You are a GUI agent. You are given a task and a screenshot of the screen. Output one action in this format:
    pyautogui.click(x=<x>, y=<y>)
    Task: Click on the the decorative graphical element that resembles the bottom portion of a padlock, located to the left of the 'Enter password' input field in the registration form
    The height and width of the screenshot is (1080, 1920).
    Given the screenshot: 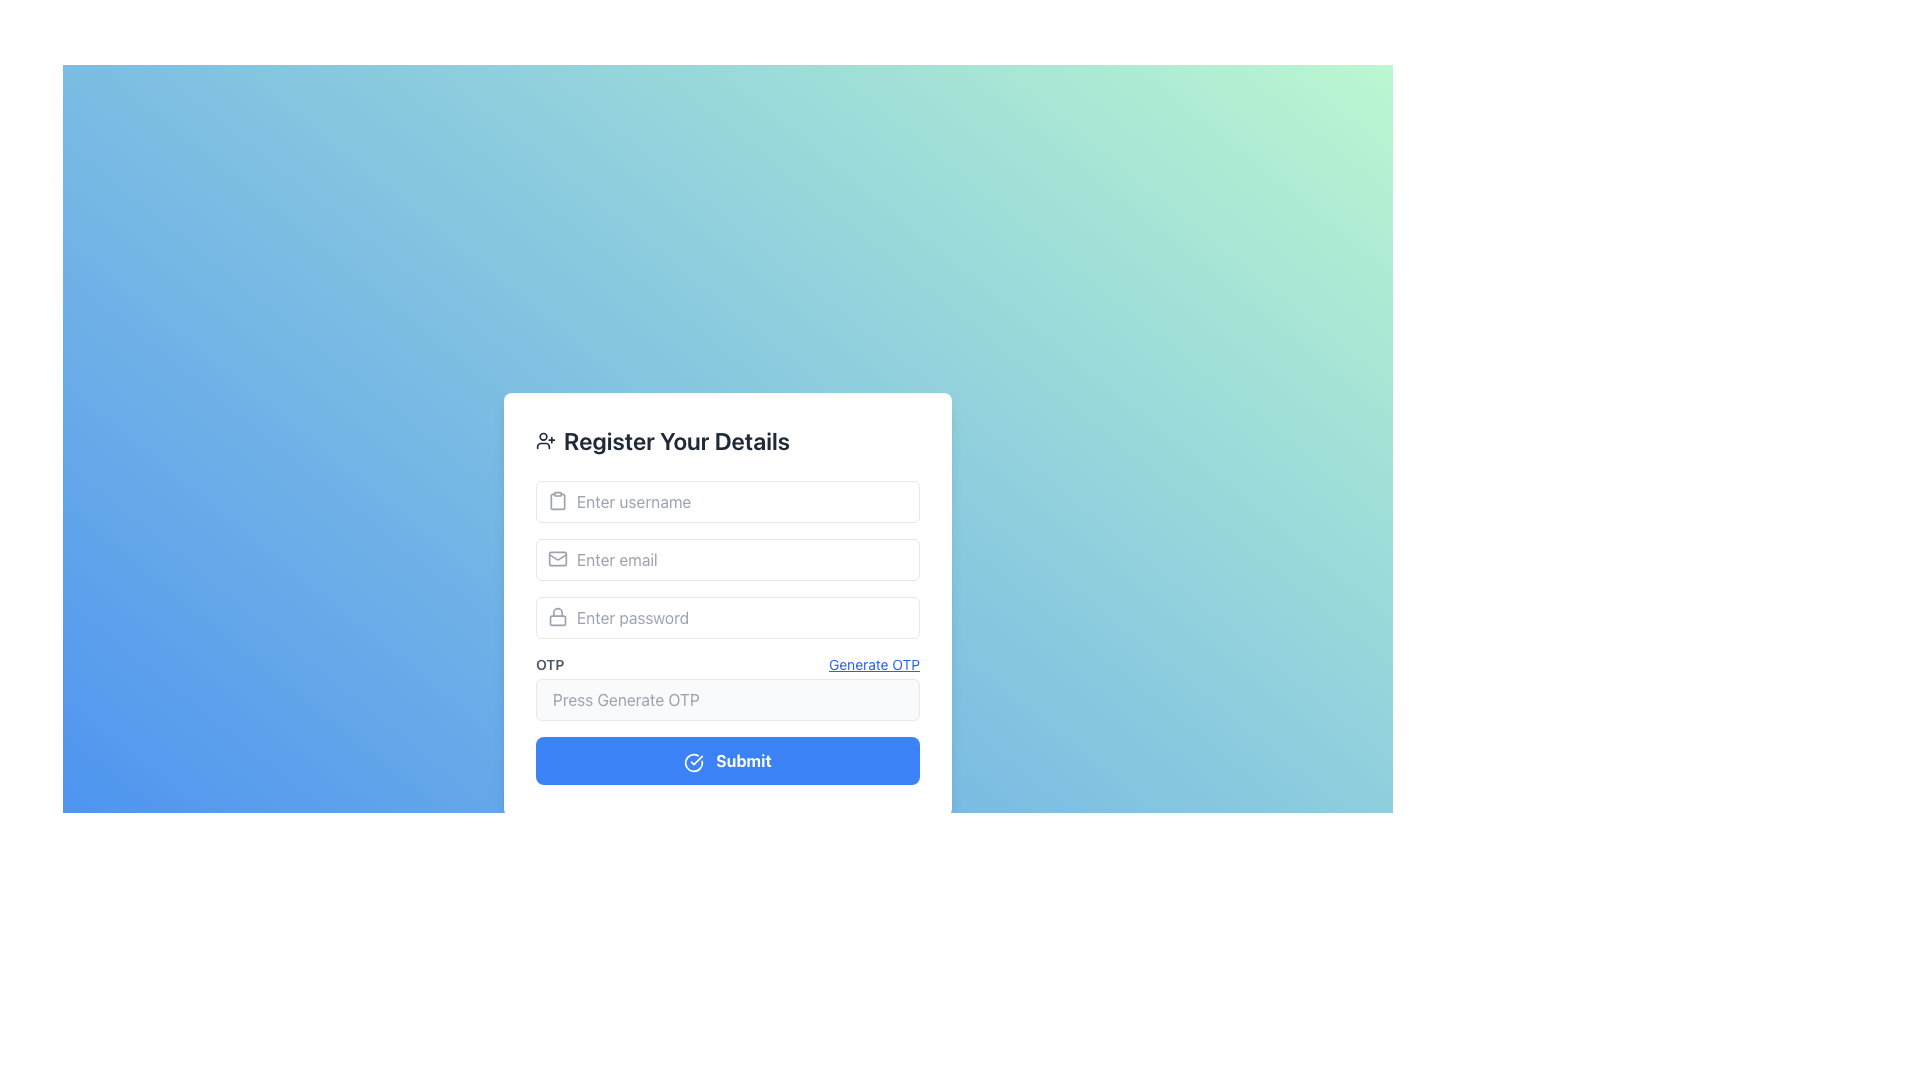 What is the action you would take?
    pyautogui.click(x=557, y=619)
    